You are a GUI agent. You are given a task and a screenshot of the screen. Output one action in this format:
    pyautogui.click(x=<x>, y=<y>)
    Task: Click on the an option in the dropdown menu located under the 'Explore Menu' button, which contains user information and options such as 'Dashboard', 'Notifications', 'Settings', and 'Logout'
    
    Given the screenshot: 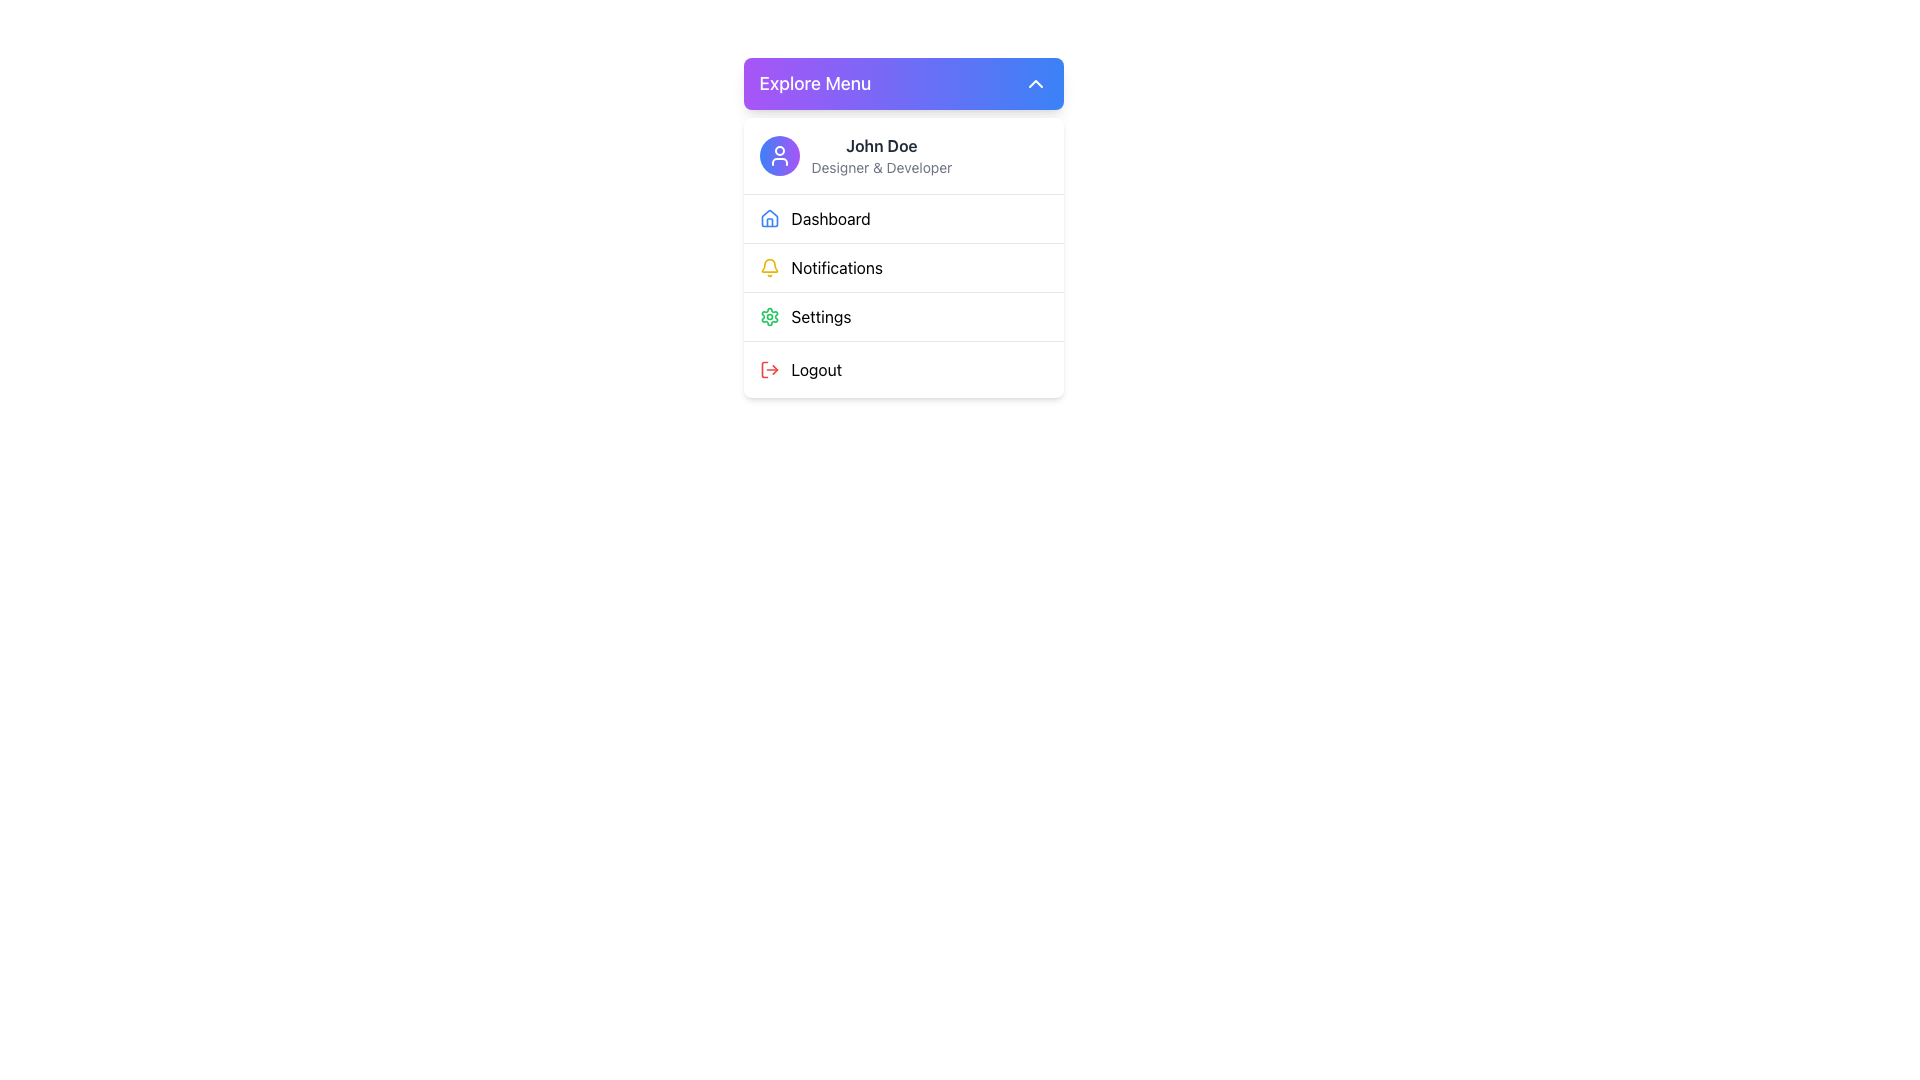 What is the action you would take?
    pyautogui.click(x=902, y=257)
    